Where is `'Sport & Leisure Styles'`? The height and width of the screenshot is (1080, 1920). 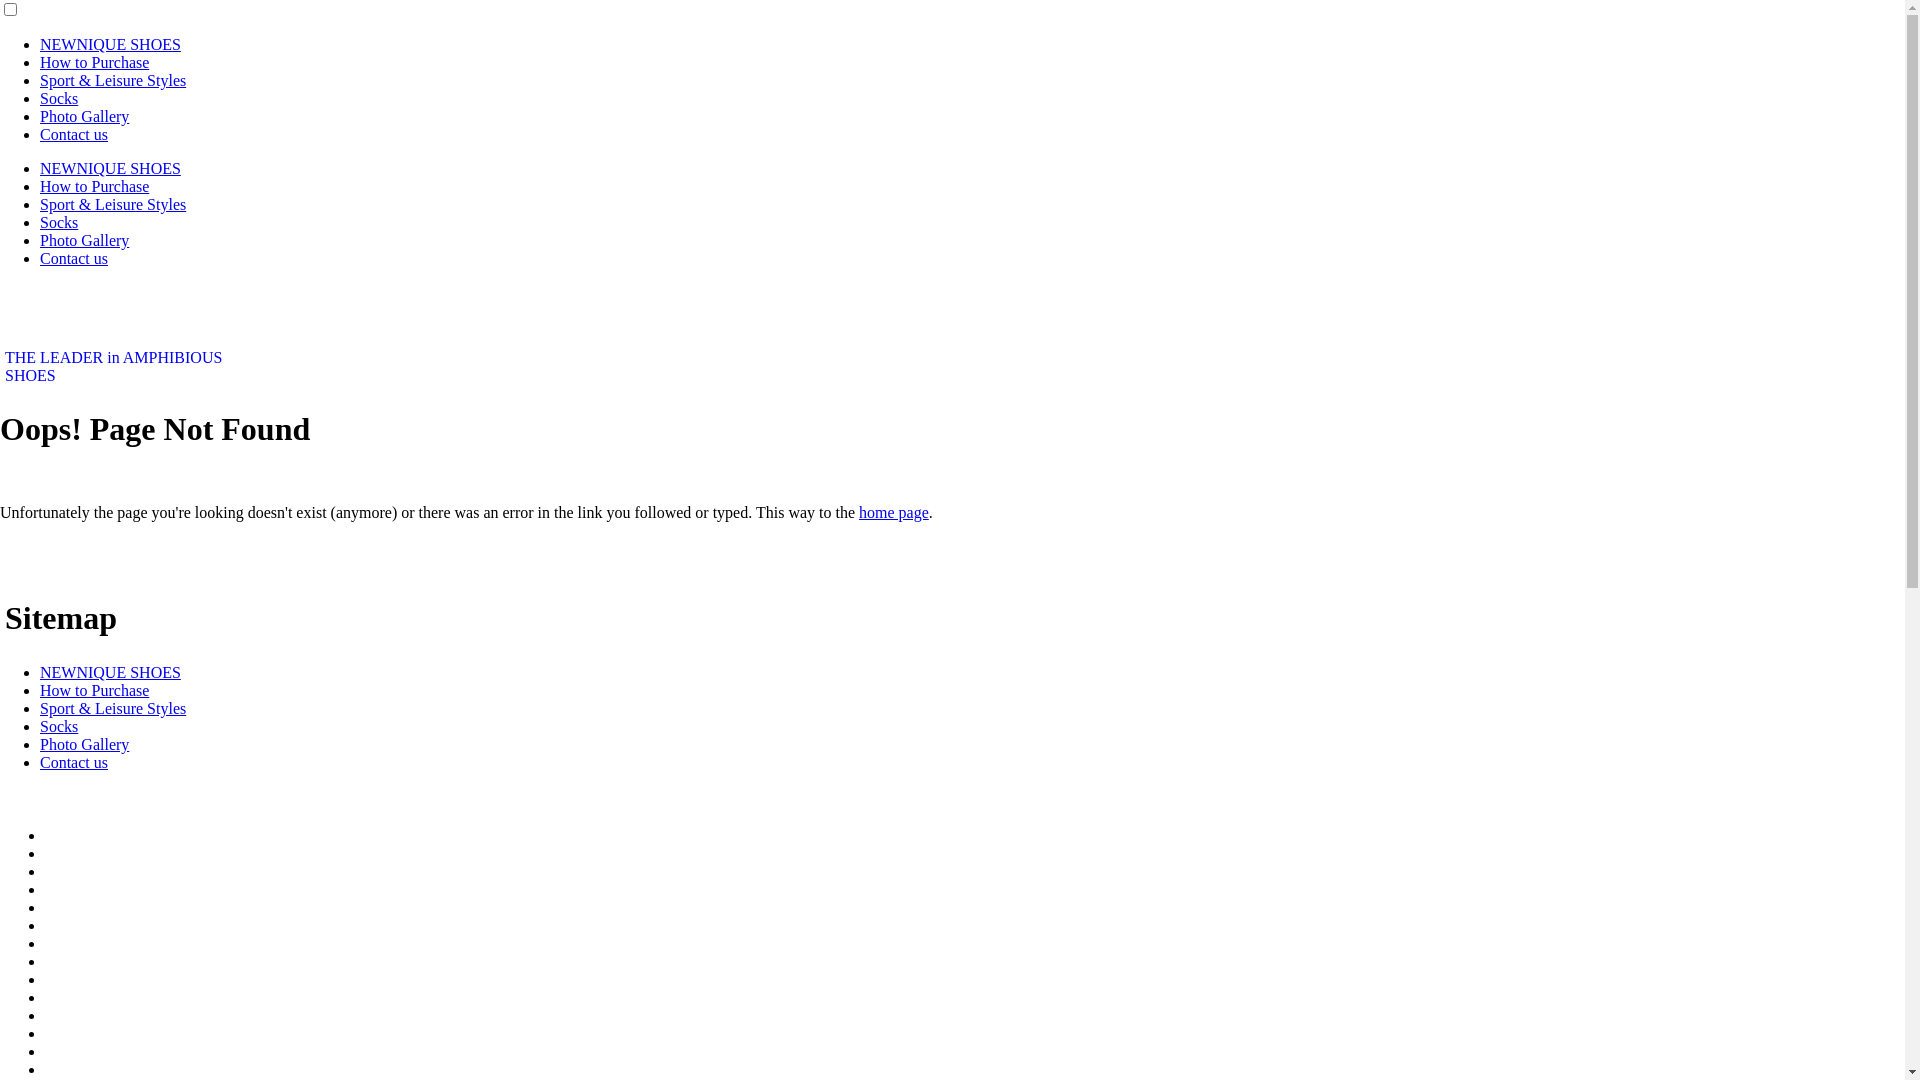 'Sport & Leisure Styles' is located at coordinates (112, 204).